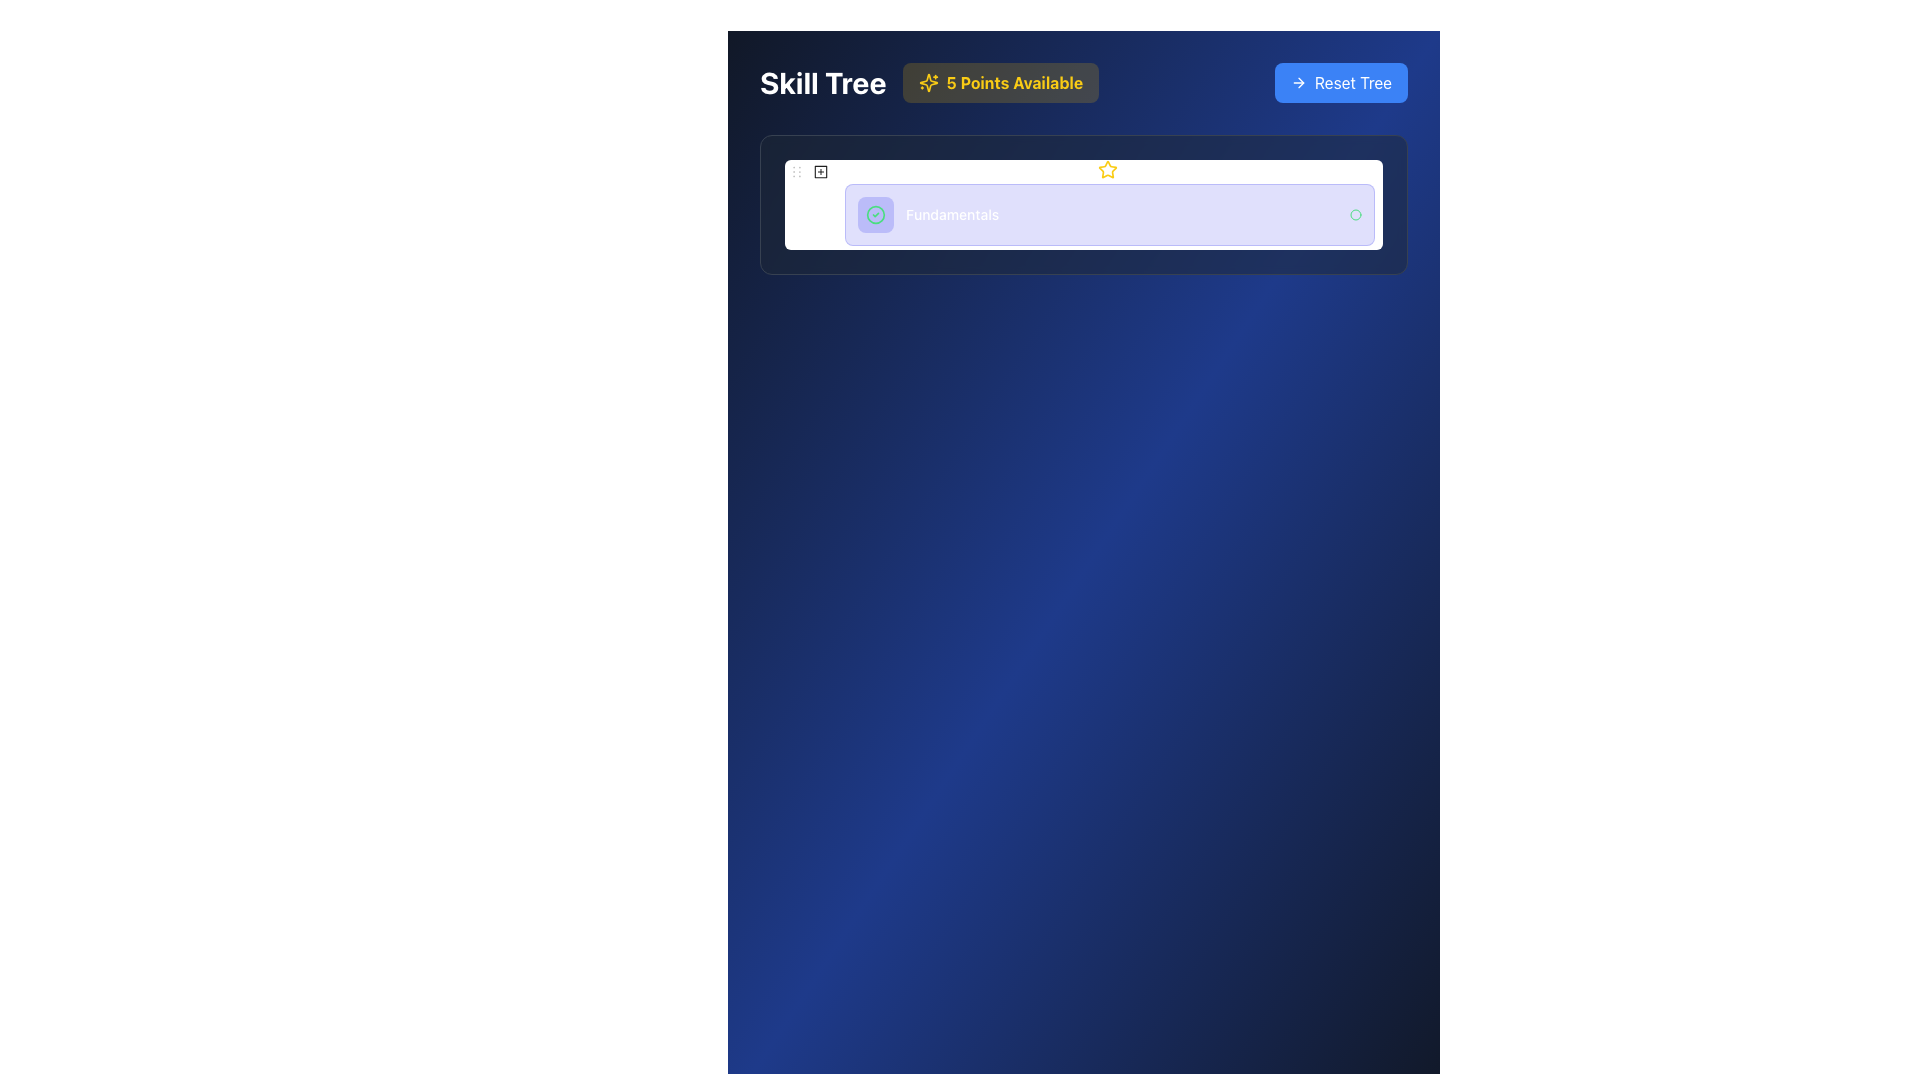  What do you see at coordinates (928, 82) in the screenshot?
I see `available points from the Composite Component that serves as a header for the skill tree interface, positioned to the left of the 'Reset Tree' button` at bounding box center [928, 82].